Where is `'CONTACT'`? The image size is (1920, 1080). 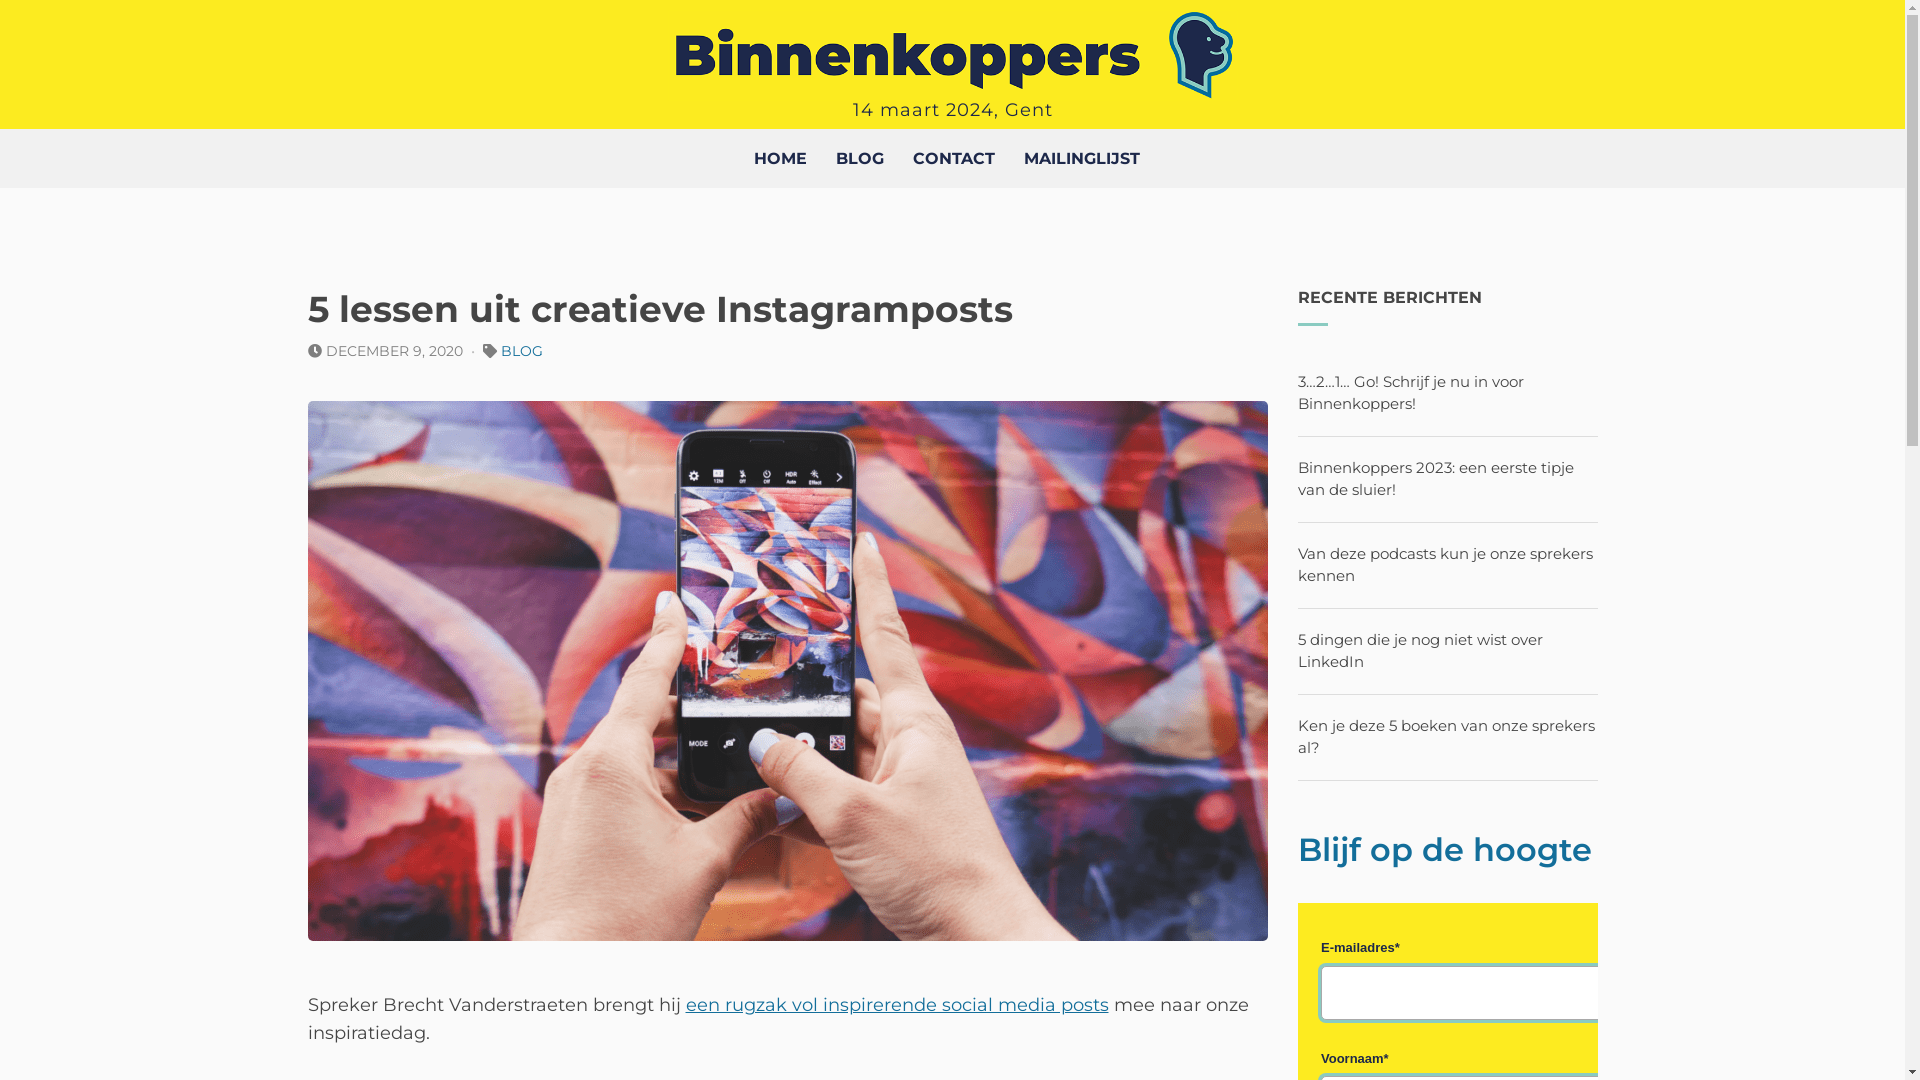 'CONTACT' is located at coordinates (952, 157).